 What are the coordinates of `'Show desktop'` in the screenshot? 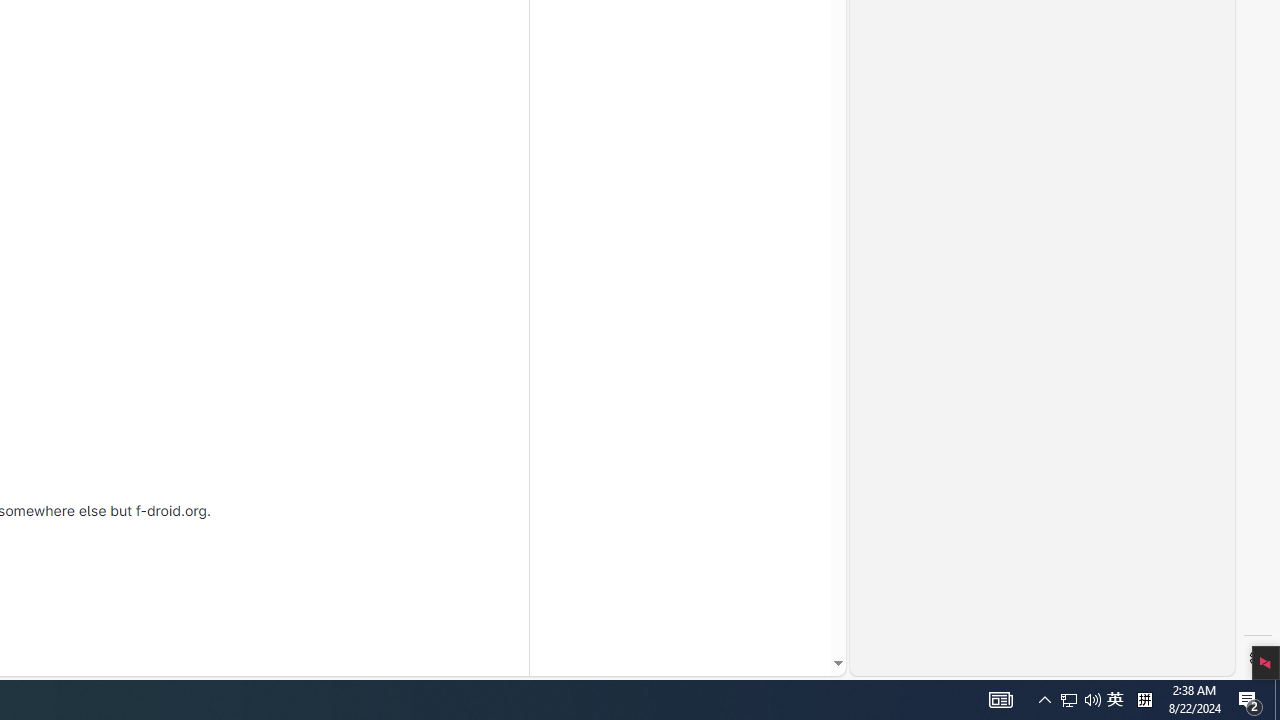 It's located at (1250, 698).